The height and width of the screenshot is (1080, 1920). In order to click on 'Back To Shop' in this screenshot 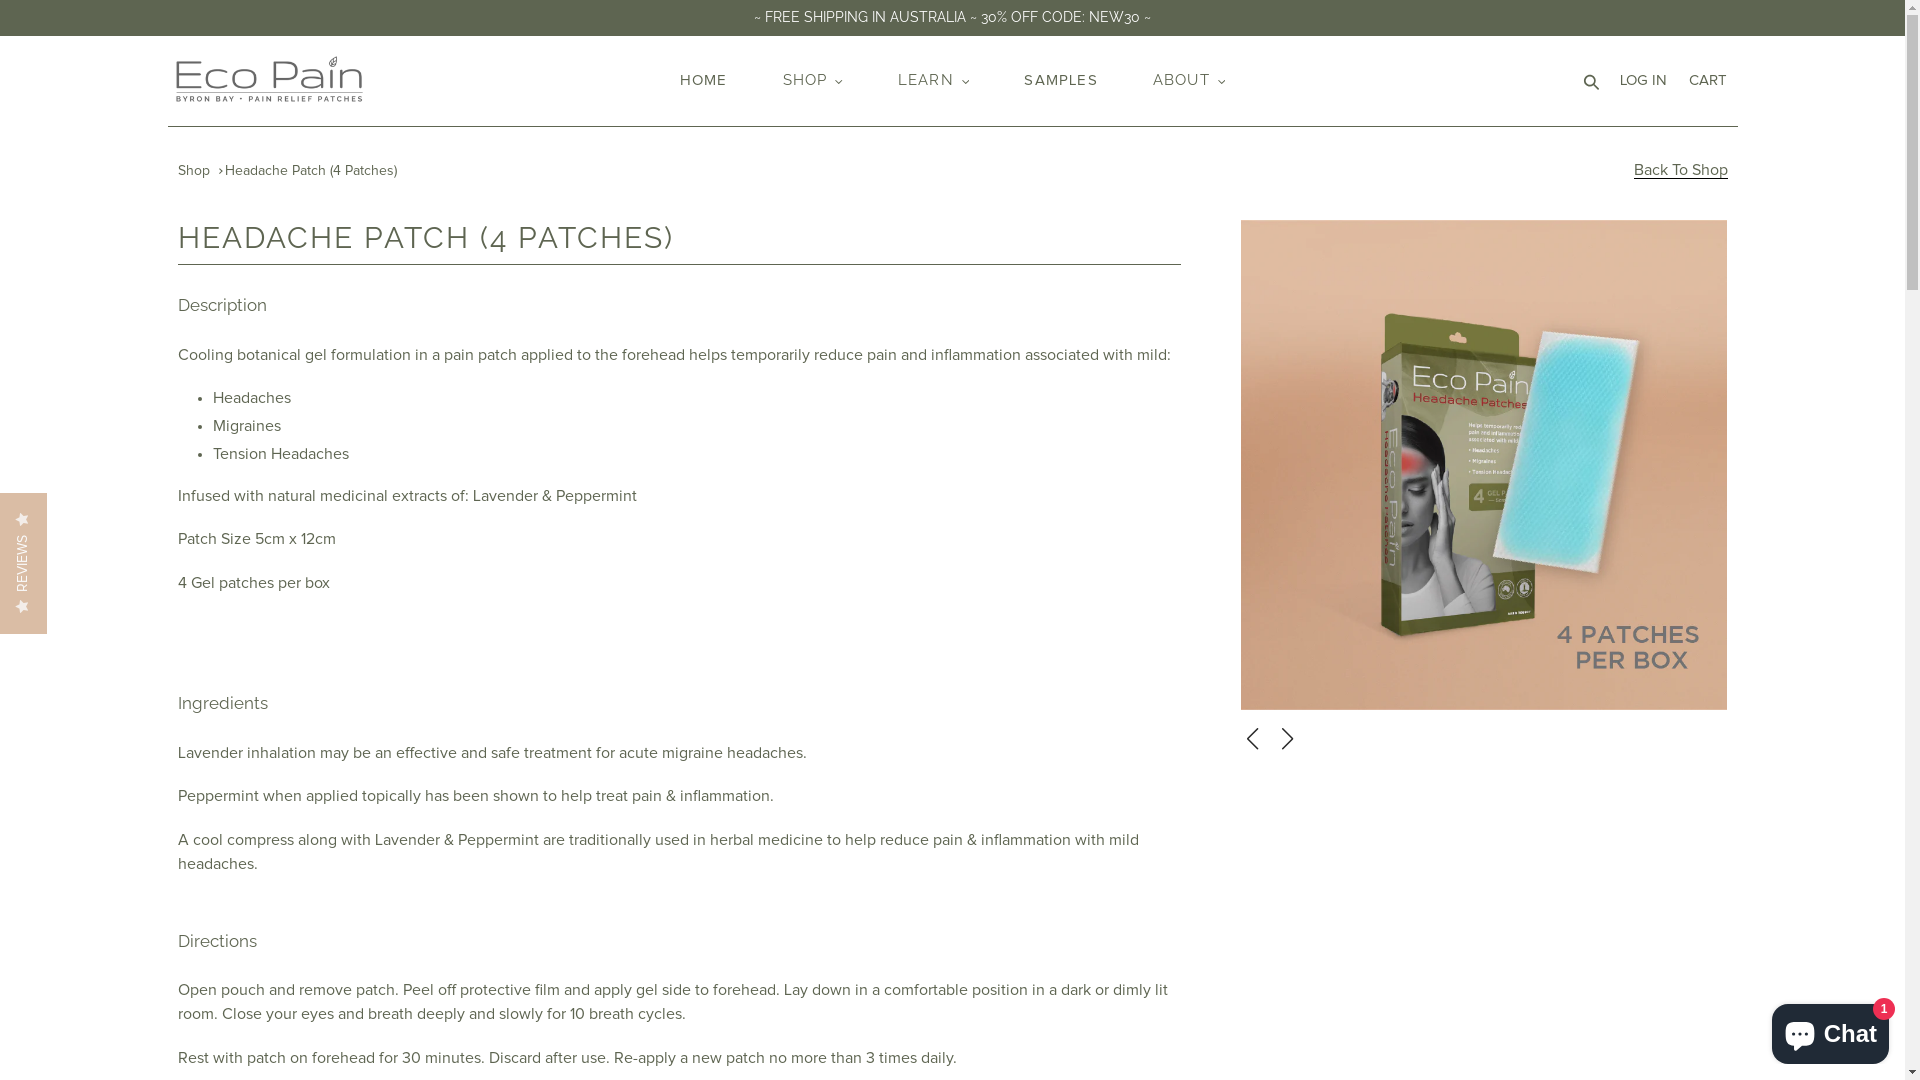, I will do `click(1633, 169)`.